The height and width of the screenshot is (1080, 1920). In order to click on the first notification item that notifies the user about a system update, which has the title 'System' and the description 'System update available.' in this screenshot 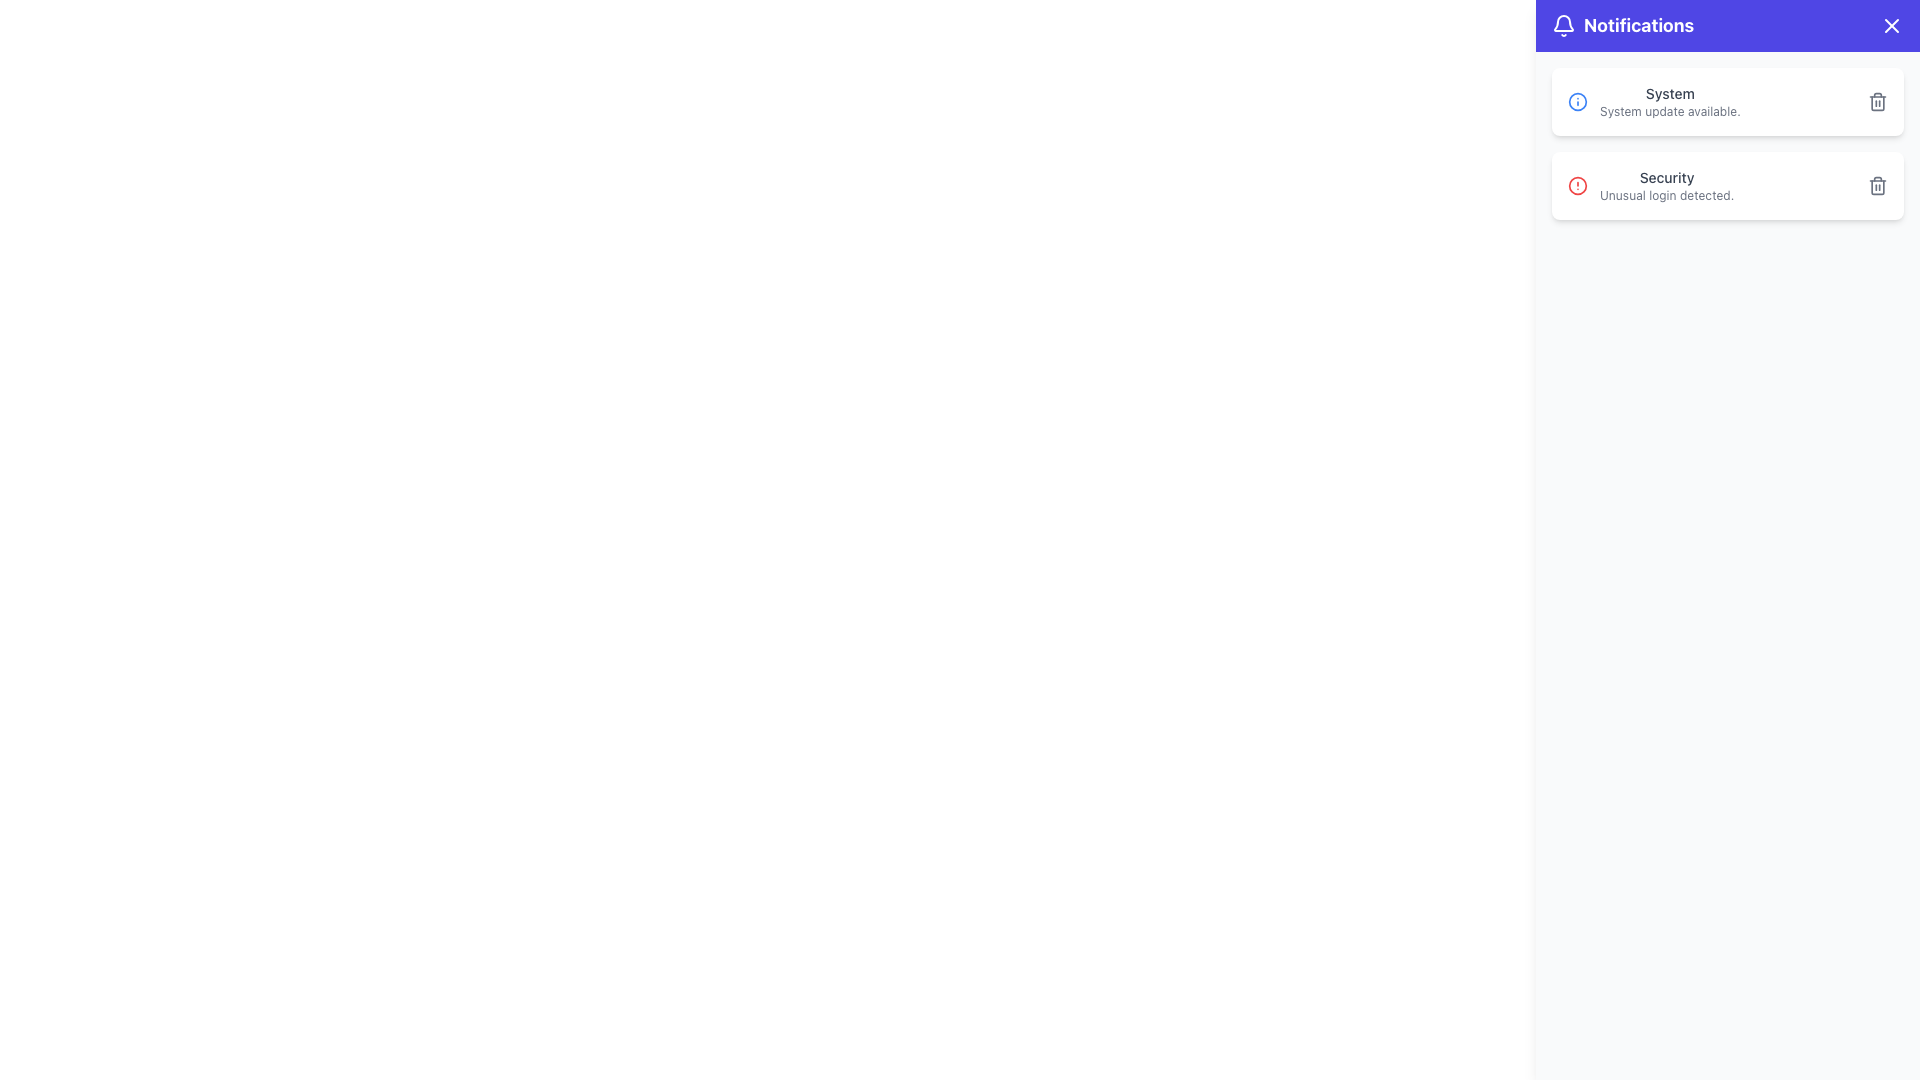, I will do `click(1654, 101)`.